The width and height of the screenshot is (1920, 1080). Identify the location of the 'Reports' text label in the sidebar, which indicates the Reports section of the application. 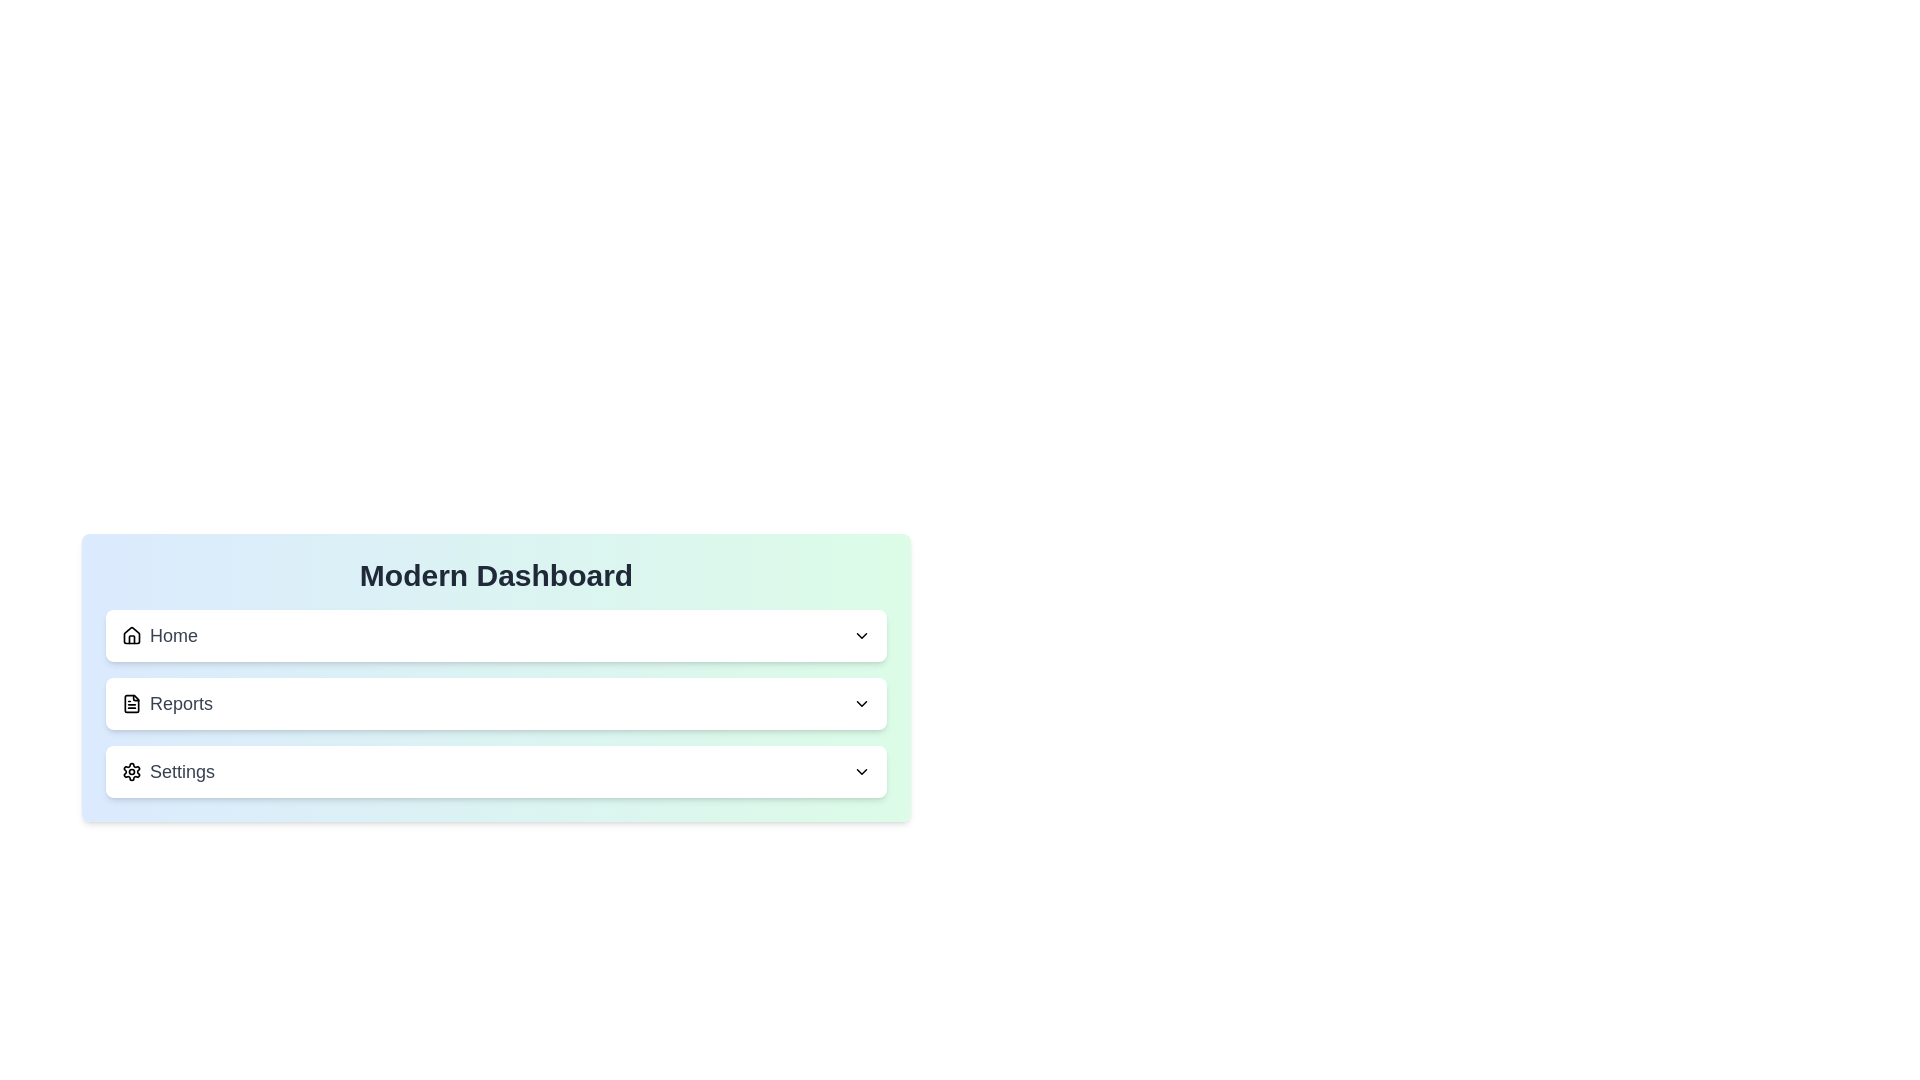
(181, 703).